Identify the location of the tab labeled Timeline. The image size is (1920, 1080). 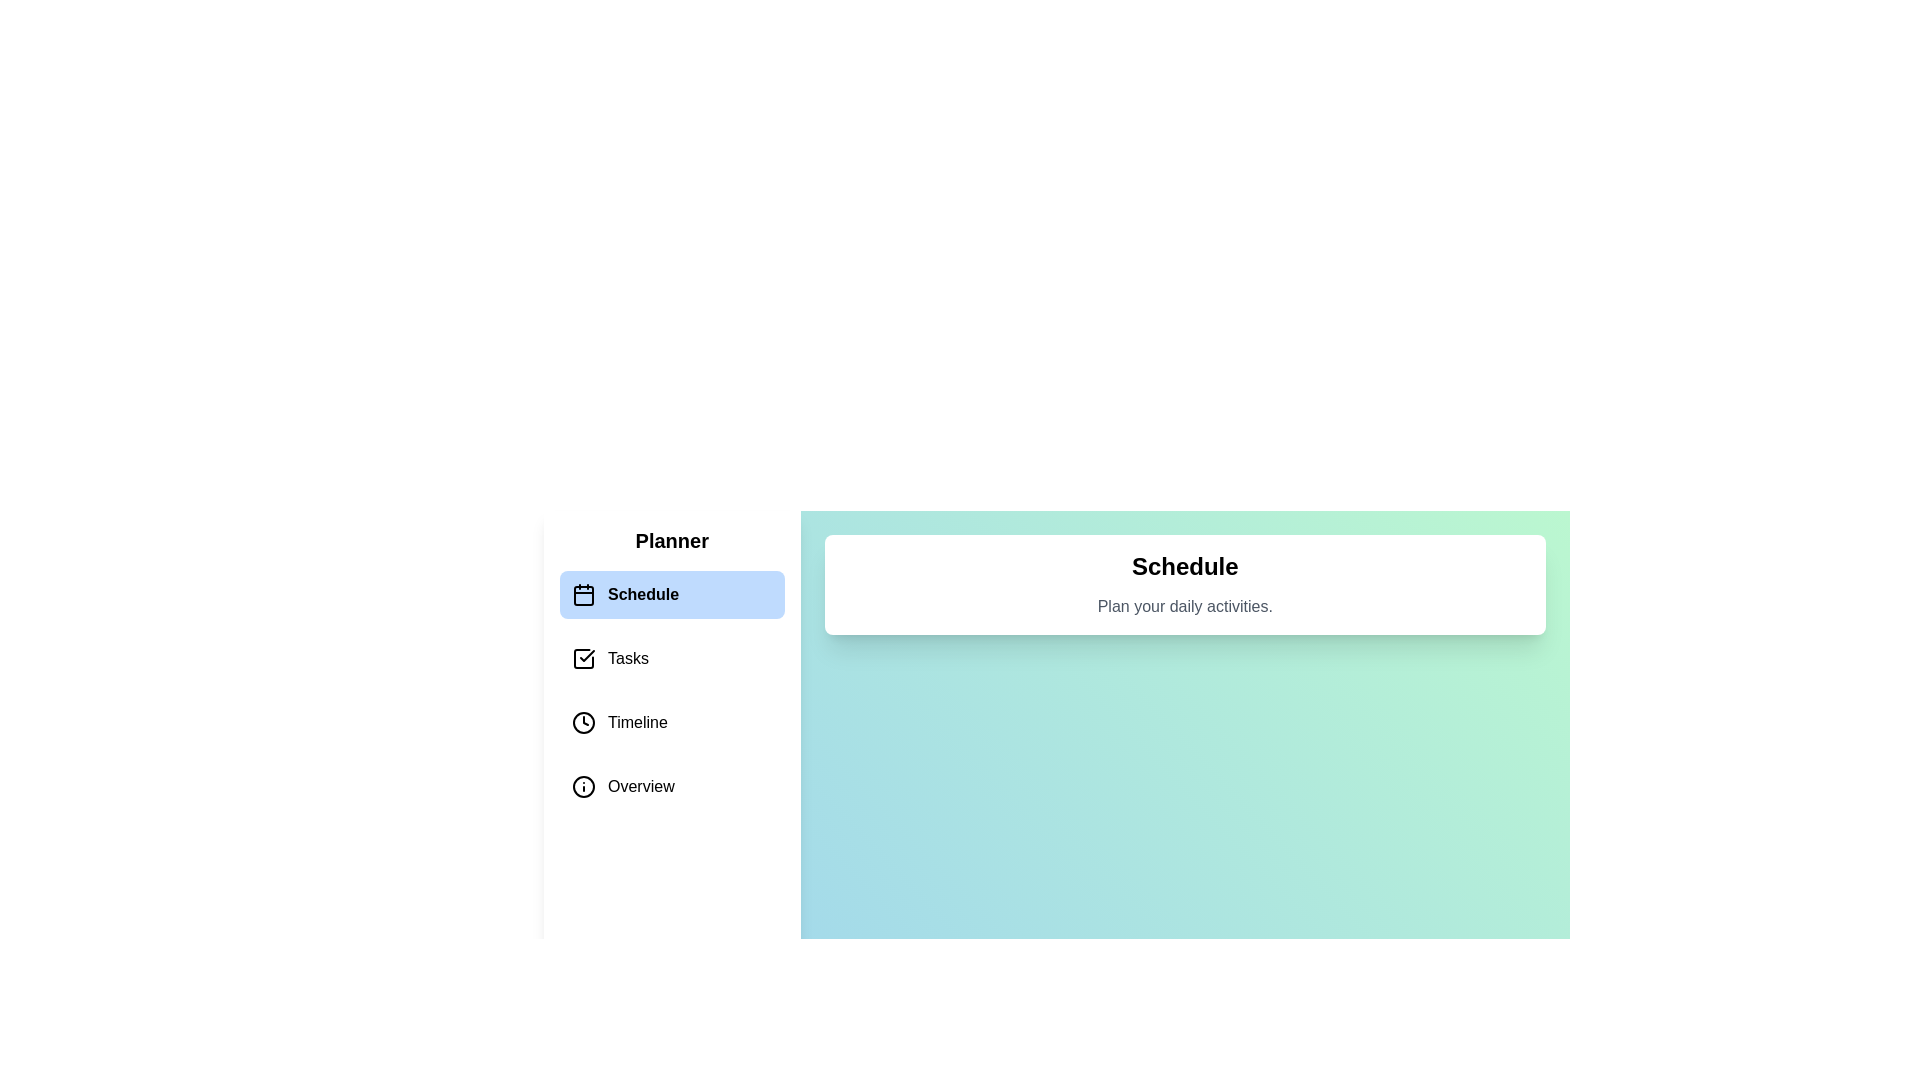
(672, 722).